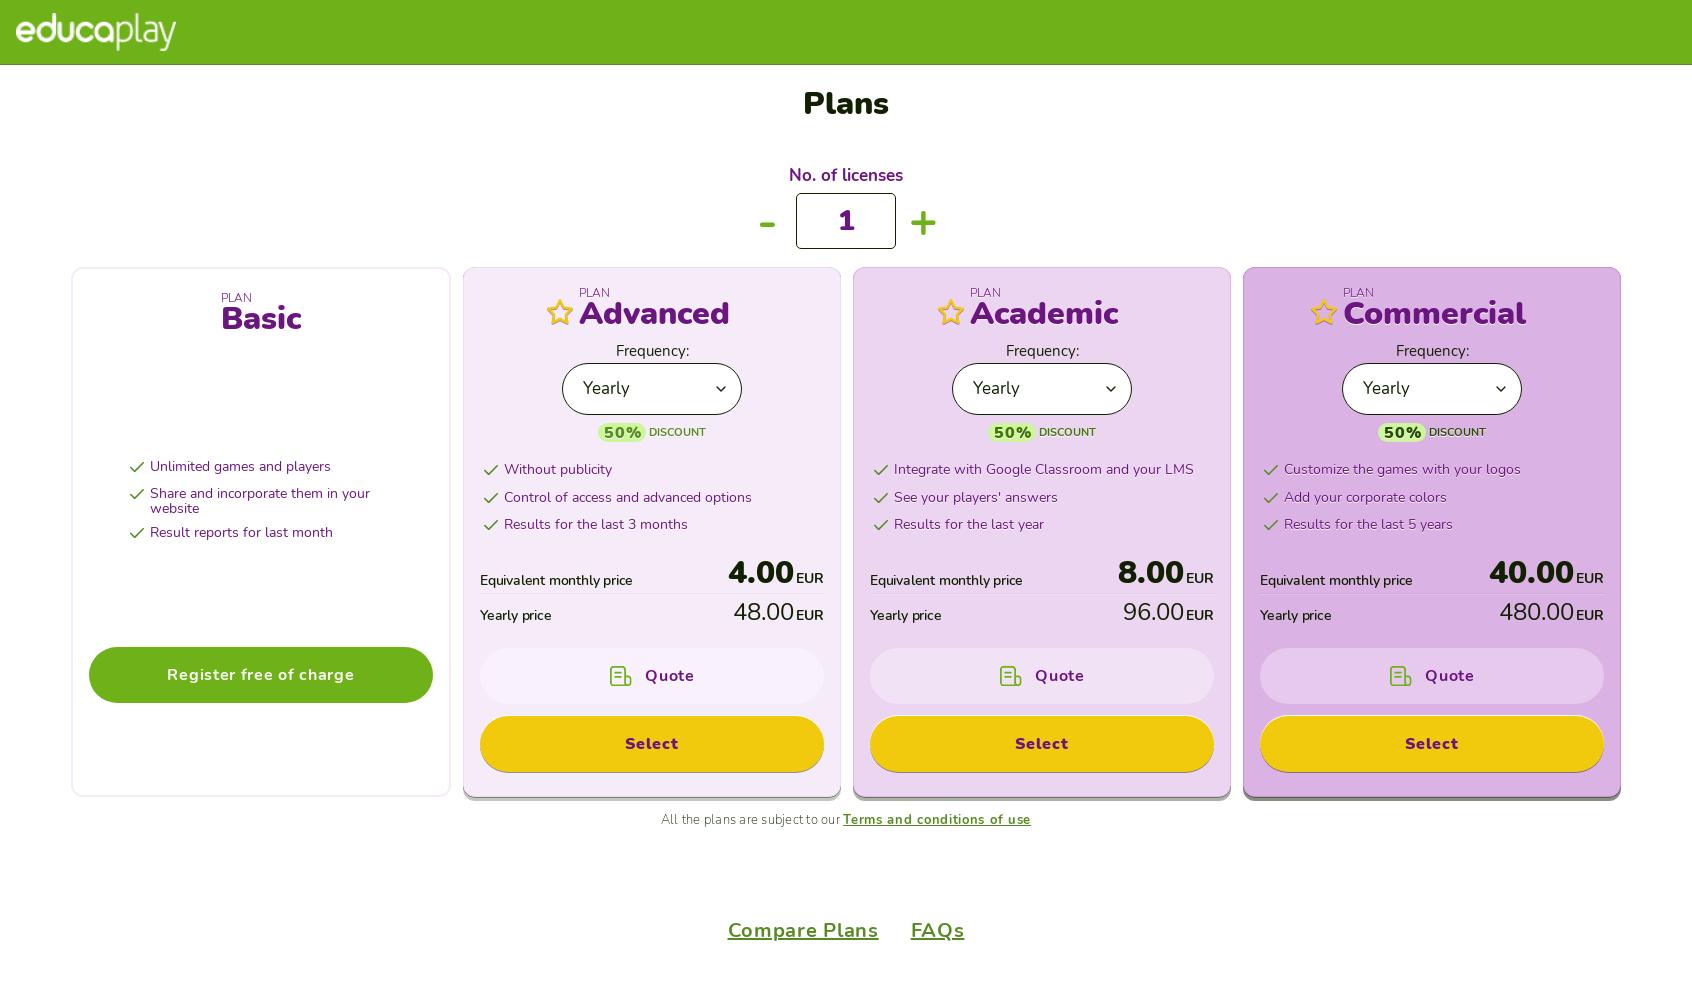  I want to click on 'Customize the games with your corporate colors', so click(275, 128).